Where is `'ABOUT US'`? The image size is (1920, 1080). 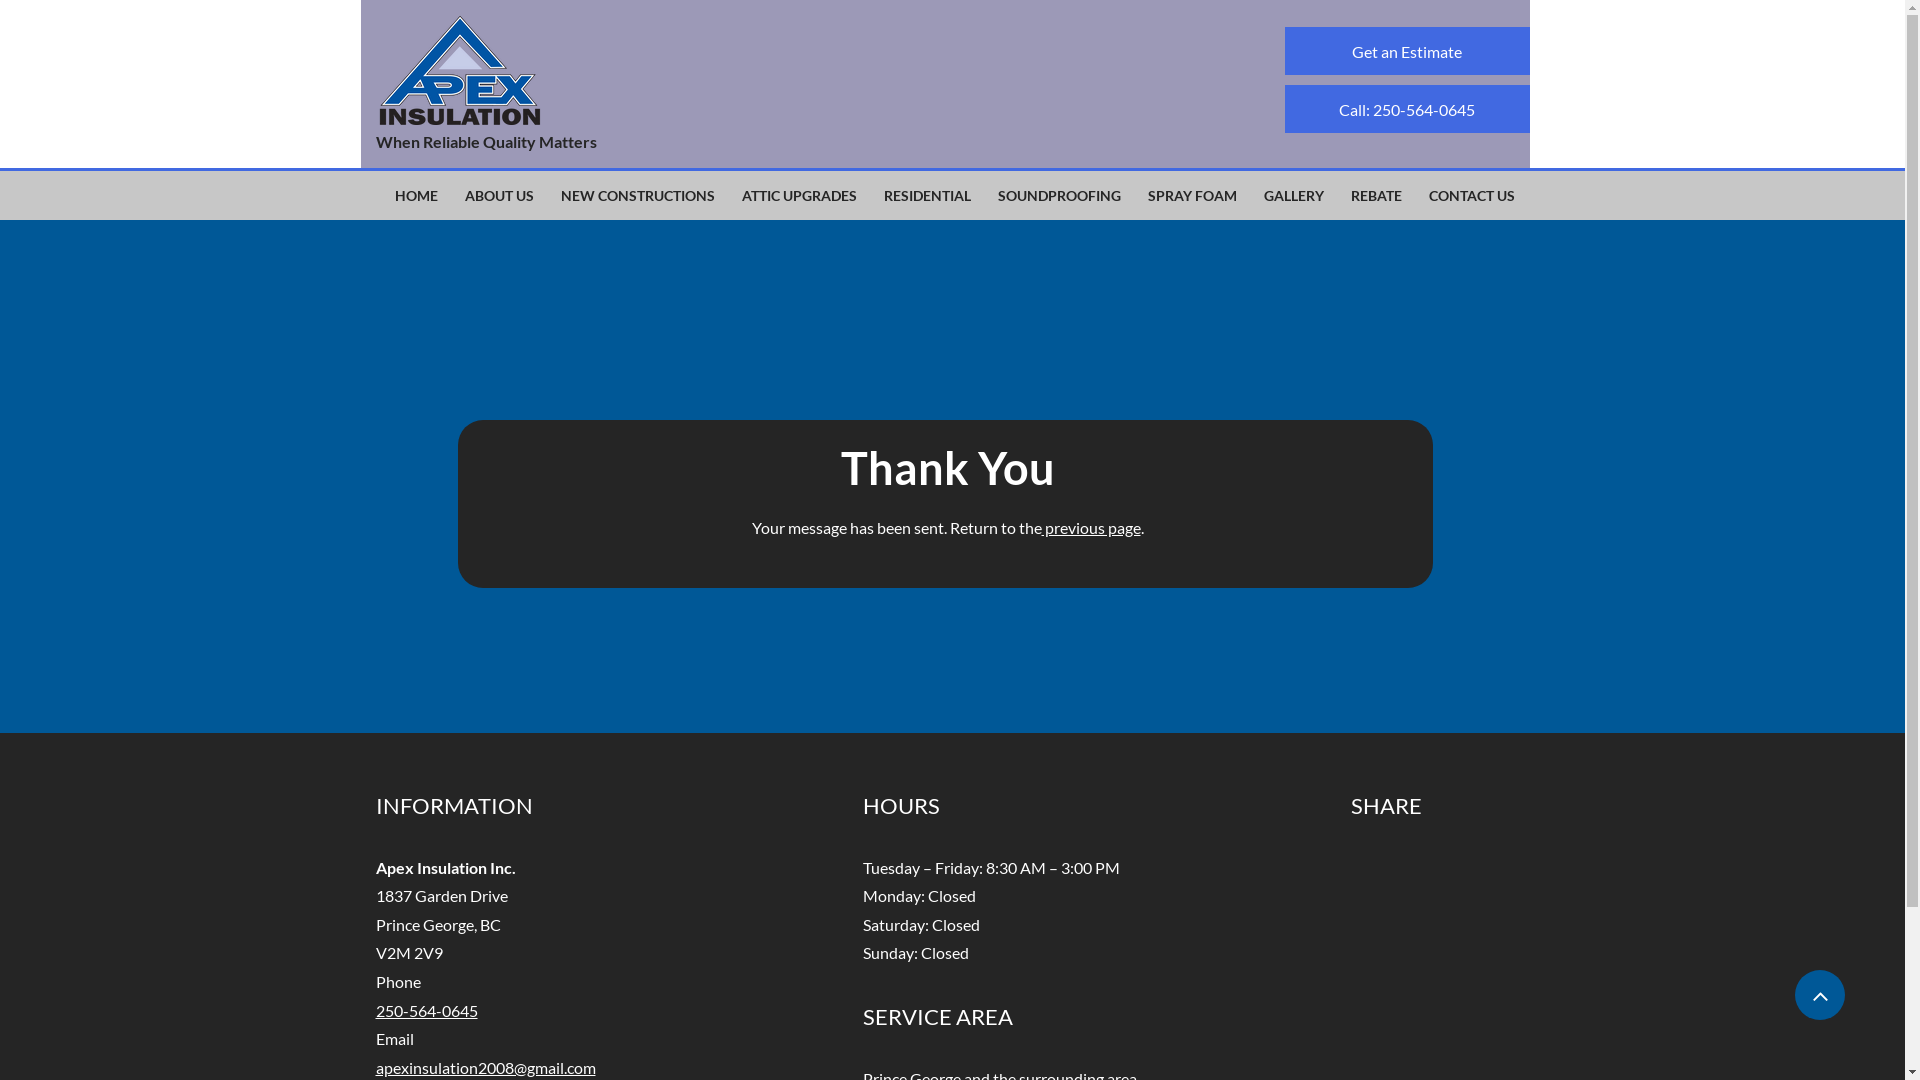 'ABOUT US' is located at coordinates (499, 196).